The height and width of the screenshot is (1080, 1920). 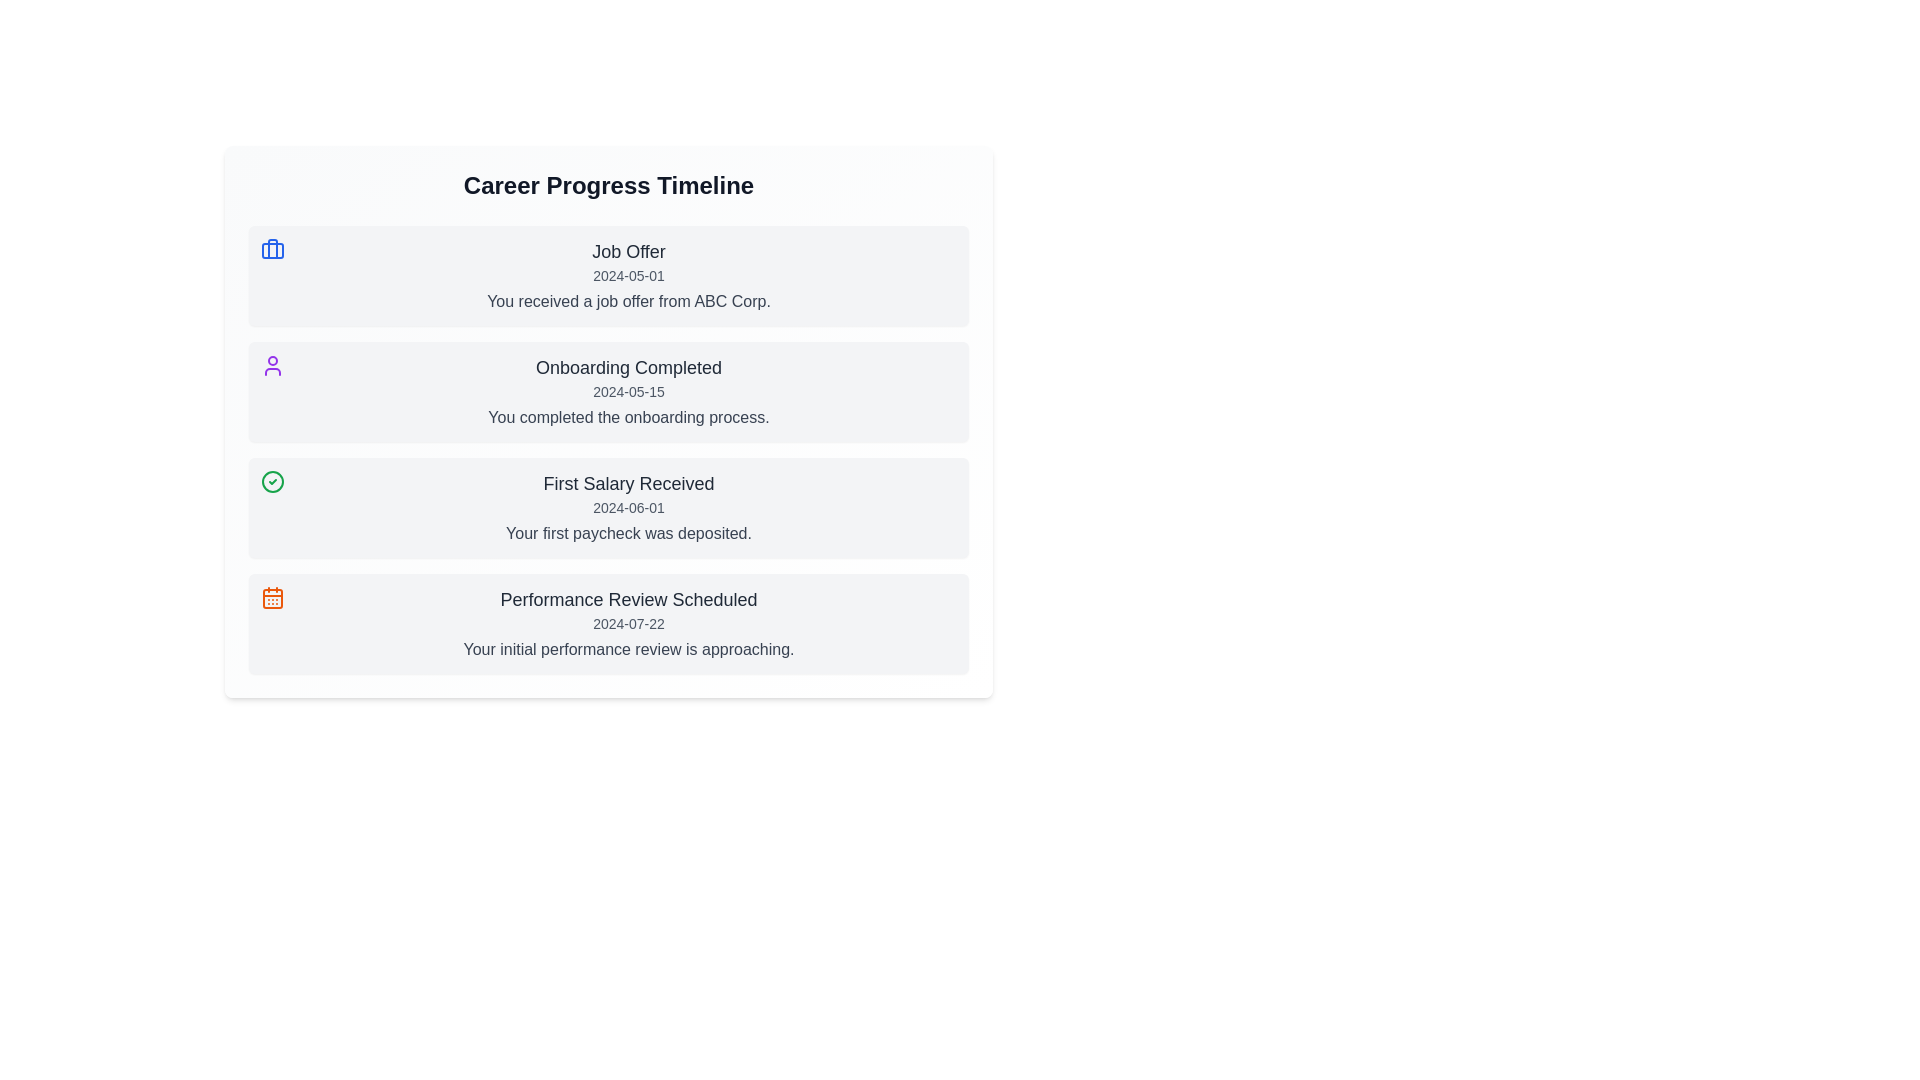 What do you see at coordinates (608, 623) in the screenshot?
I see `the Informative Card titled 'Performance Review Scheduled' which is the fourth card in the 'Career Progress Timeline' interface` at bounding box center [608, 623].